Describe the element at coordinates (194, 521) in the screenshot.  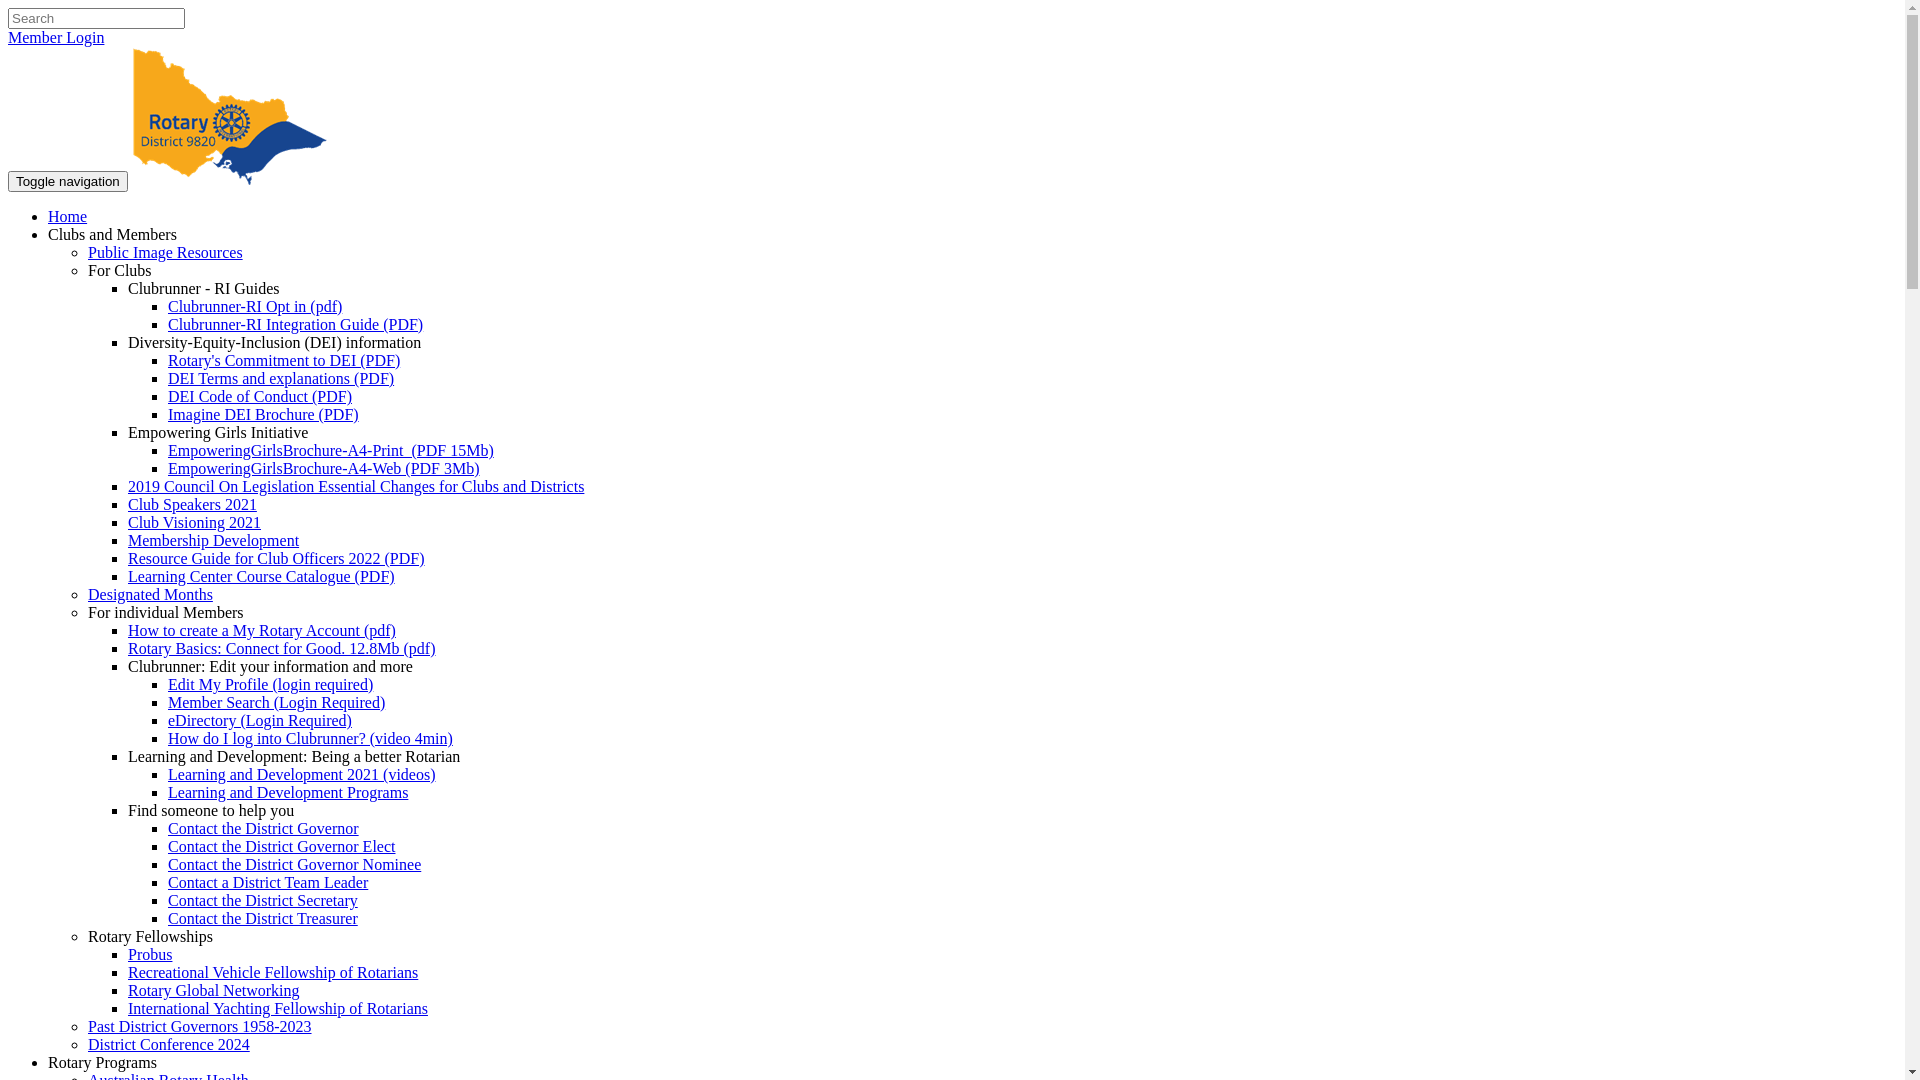
I see `'Club Visioning 2021'` at that location.